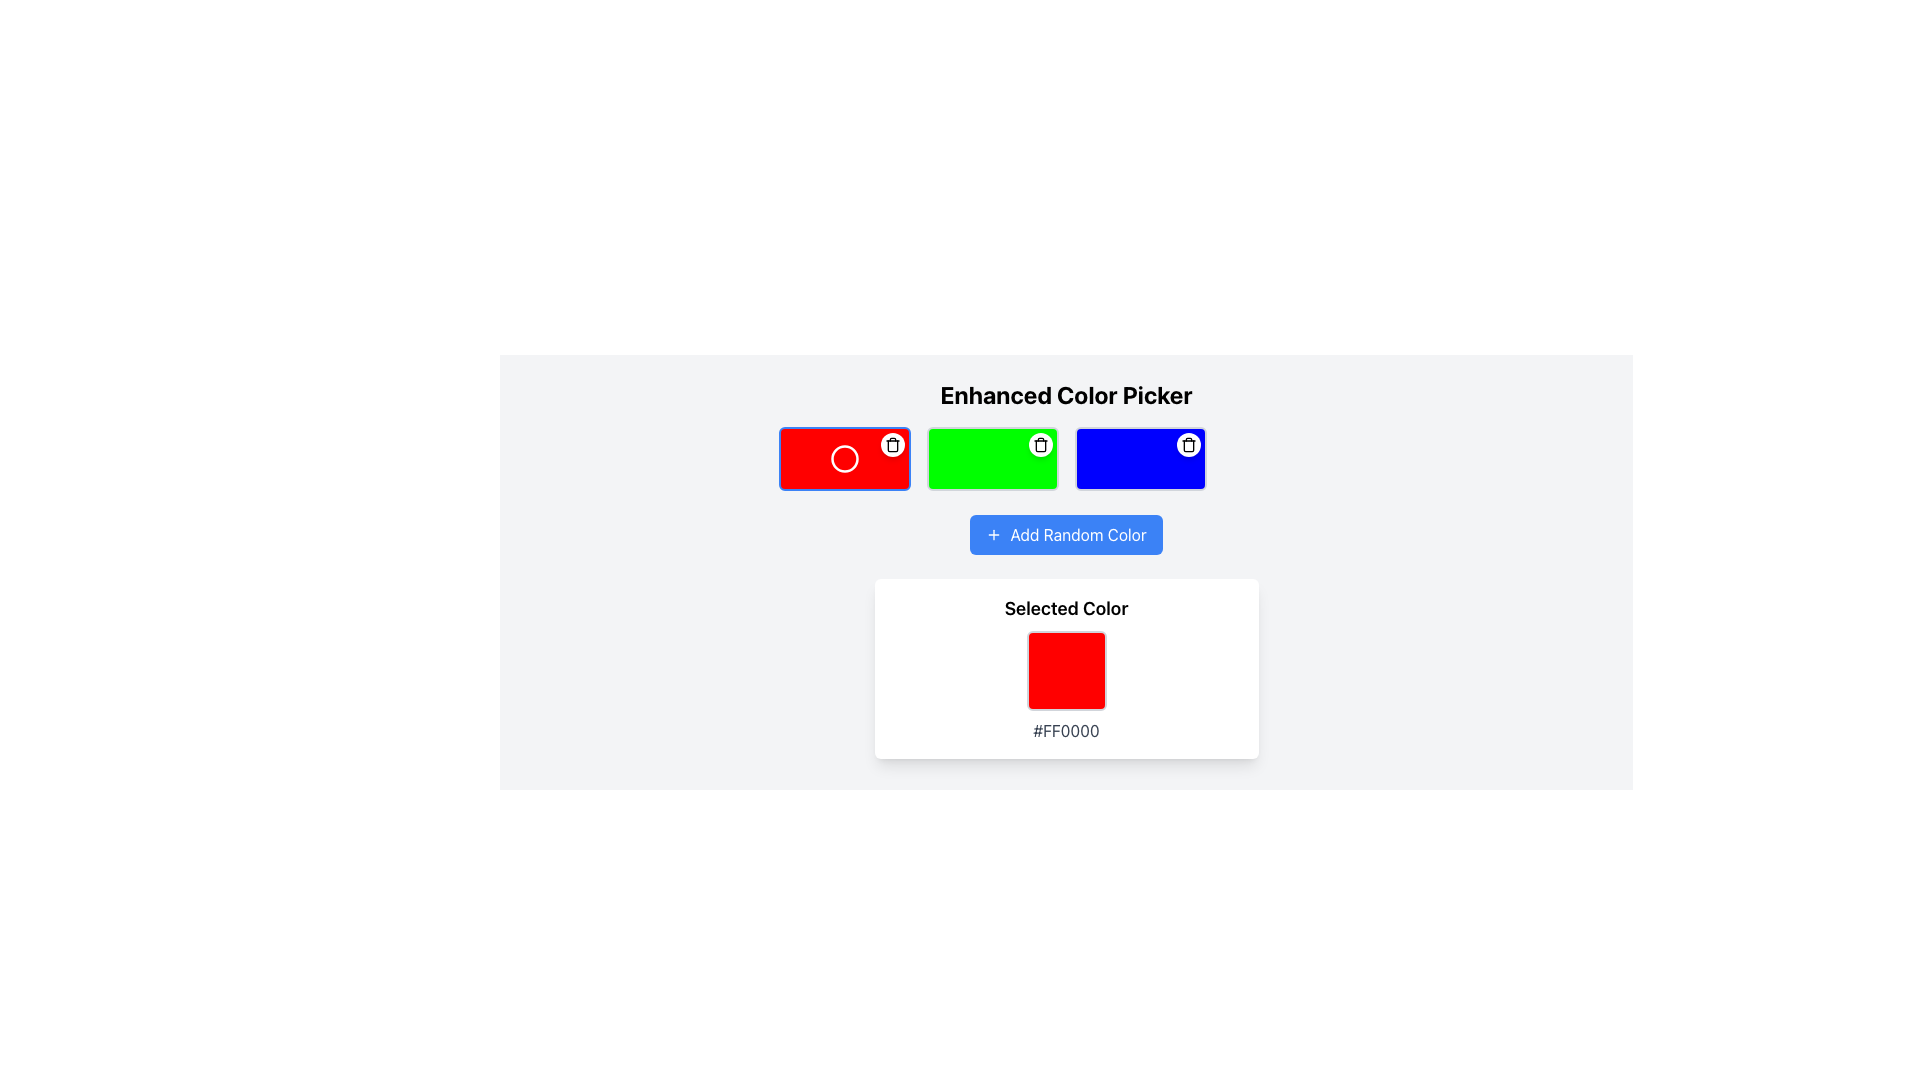  Describe the element at coordinates (1188, 443) in the screenshot. I see `the small circular button with a trash can icon located at the top-right corner of the blue rectangular box` at that location.